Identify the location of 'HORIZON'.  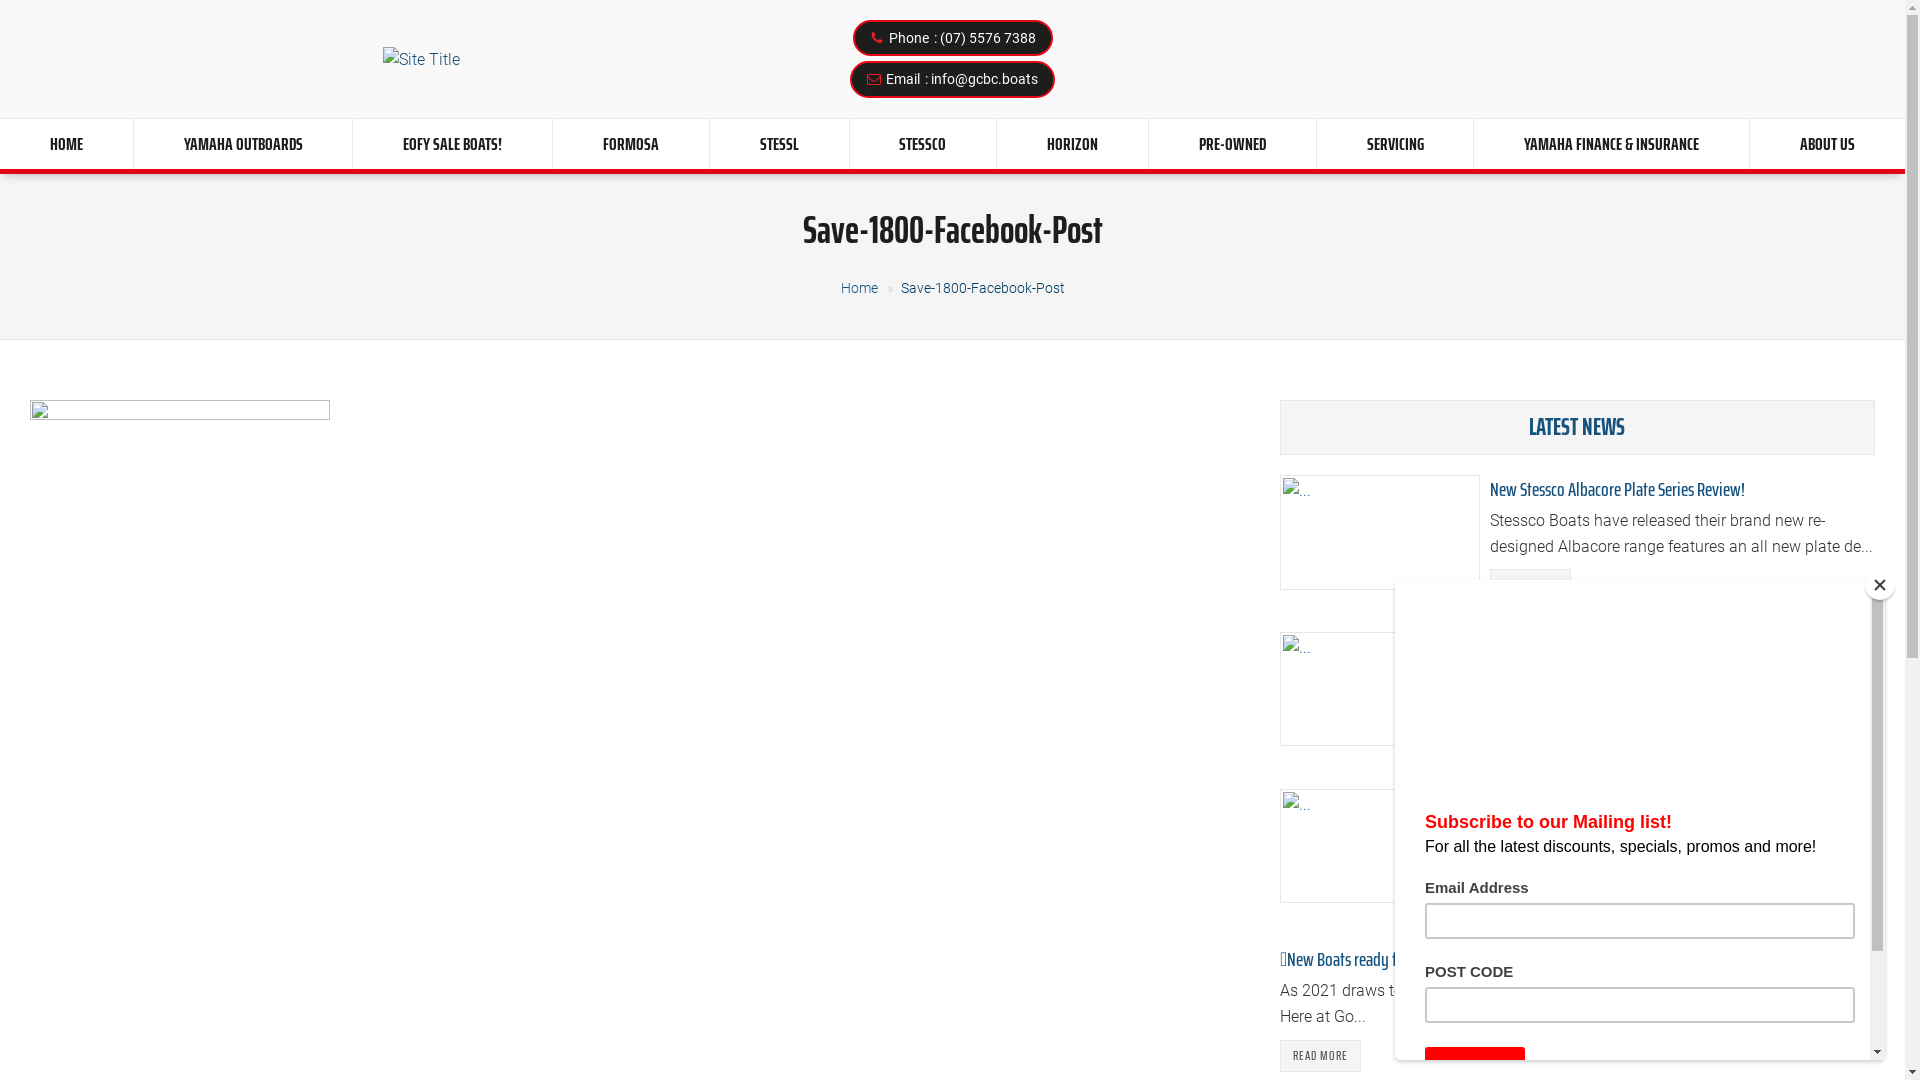
(997, 142).